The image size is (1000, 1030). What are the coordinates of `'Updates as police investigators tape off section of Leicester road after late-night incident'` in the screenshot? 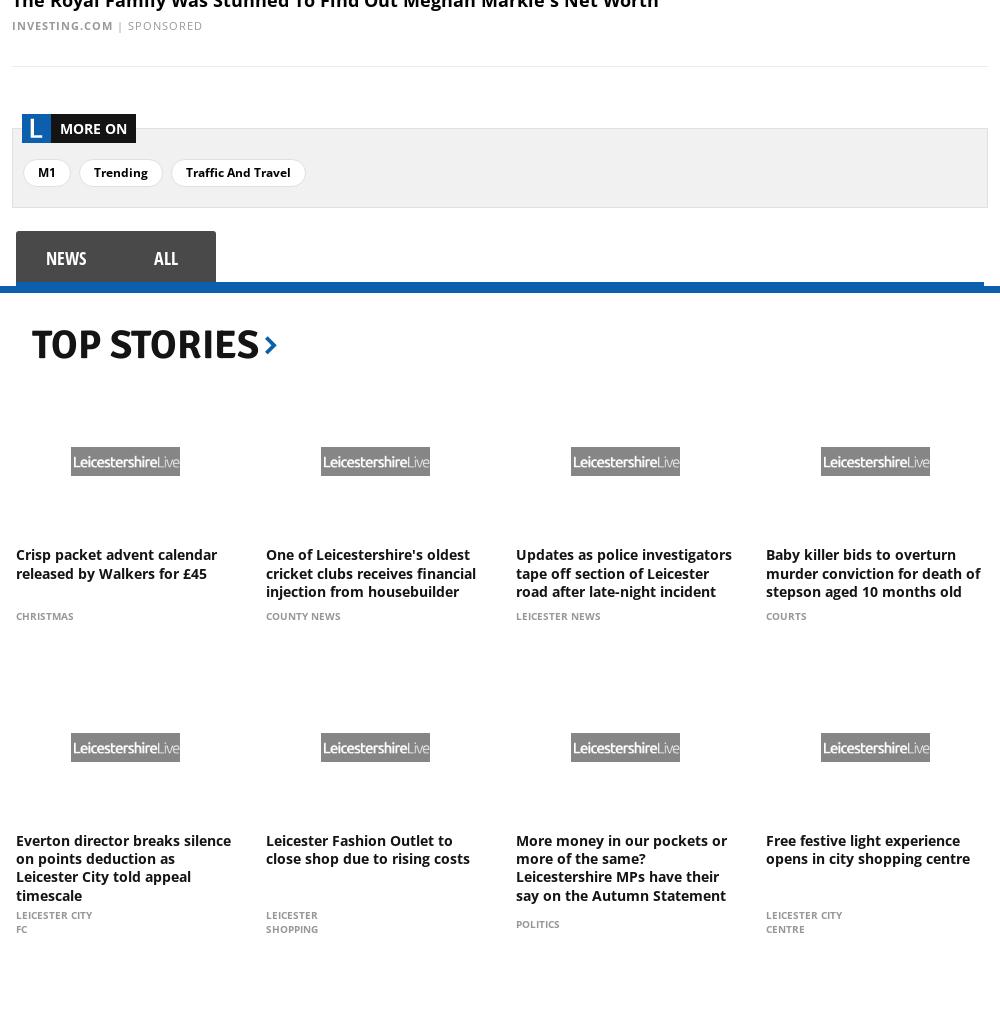 It's located at (516, 572).